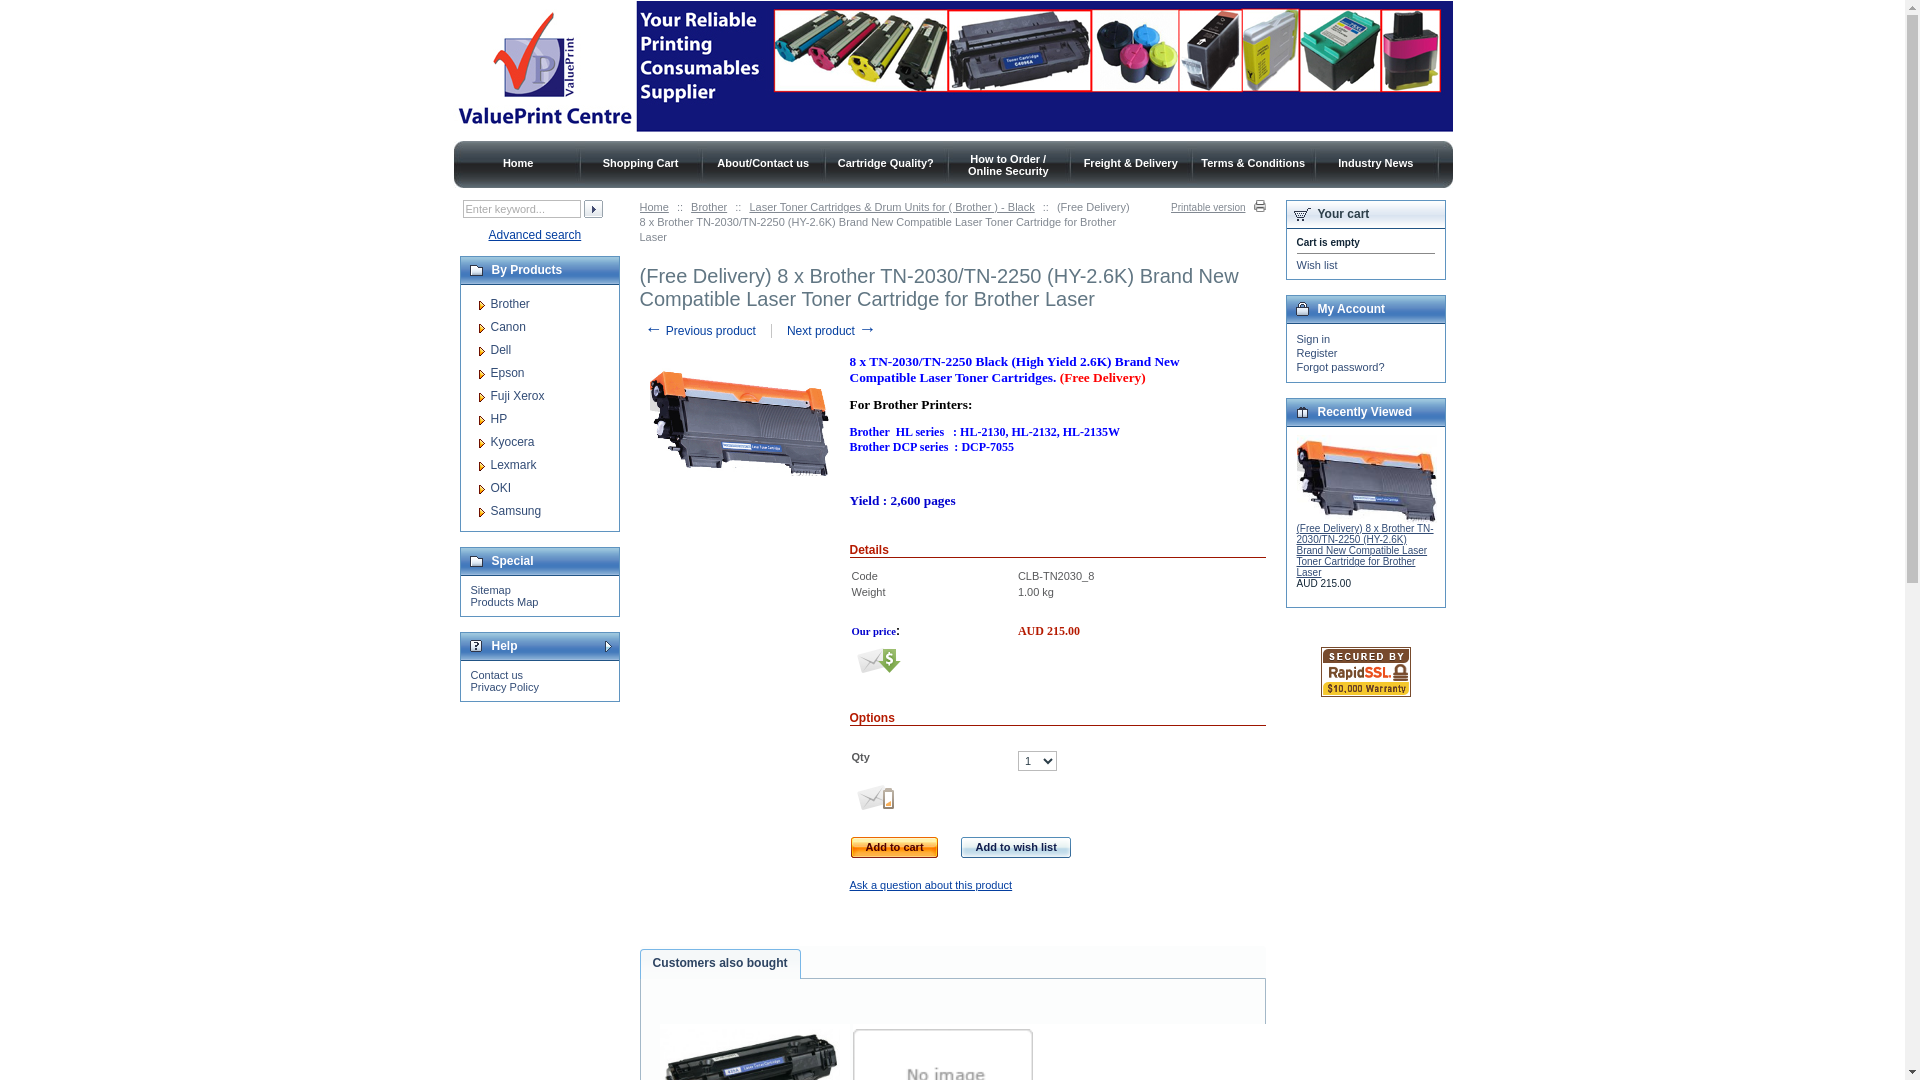 This screenshot has width=1920, height=1080. Describe the element at coordinates (1339, 366) in the screenshot. I see `'Forgot password?'` at that location.